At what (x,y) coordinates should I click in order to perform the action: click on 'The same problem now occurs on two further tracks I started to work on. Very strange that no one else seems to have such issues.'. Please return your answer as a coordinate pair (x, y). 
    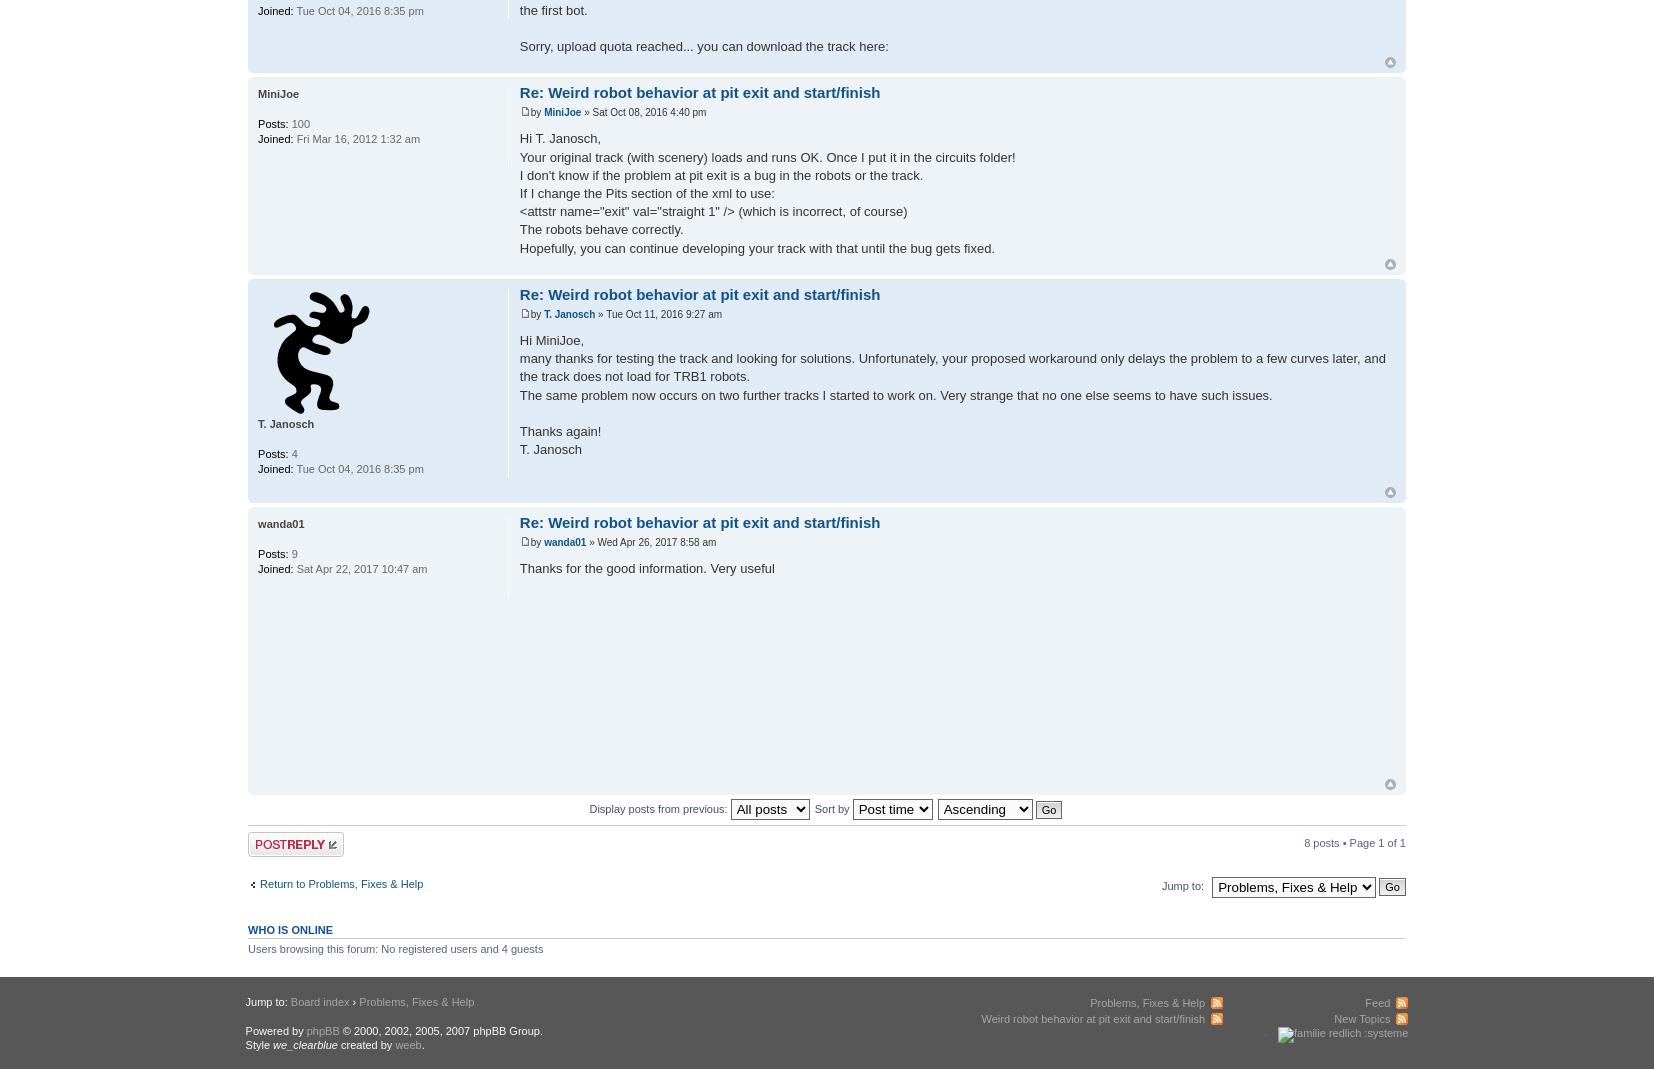
    Looking at the image, I should click on (894, 394).